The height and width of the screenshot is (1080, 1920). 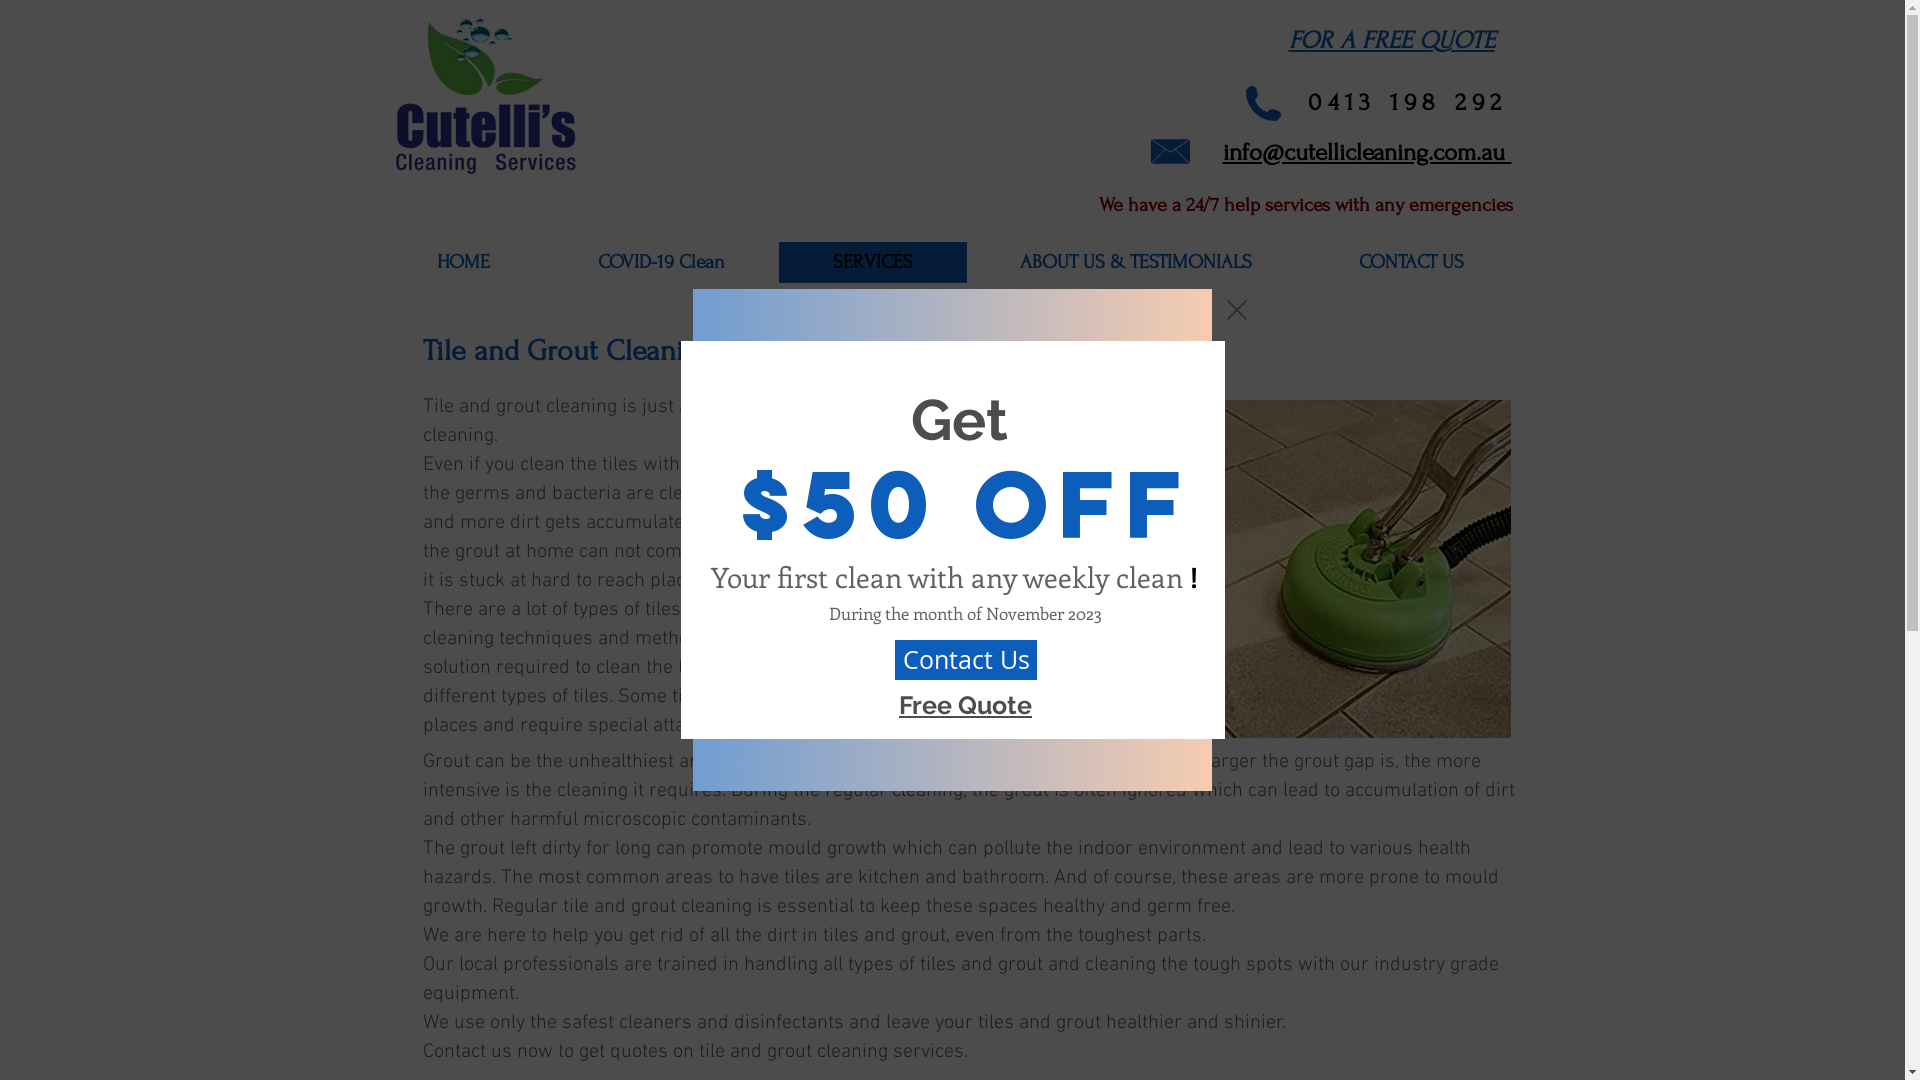 What do you see at coordinates (965, 659) in the screenshot?
I see `'Contact Us'` at bounding box center [965, 659].